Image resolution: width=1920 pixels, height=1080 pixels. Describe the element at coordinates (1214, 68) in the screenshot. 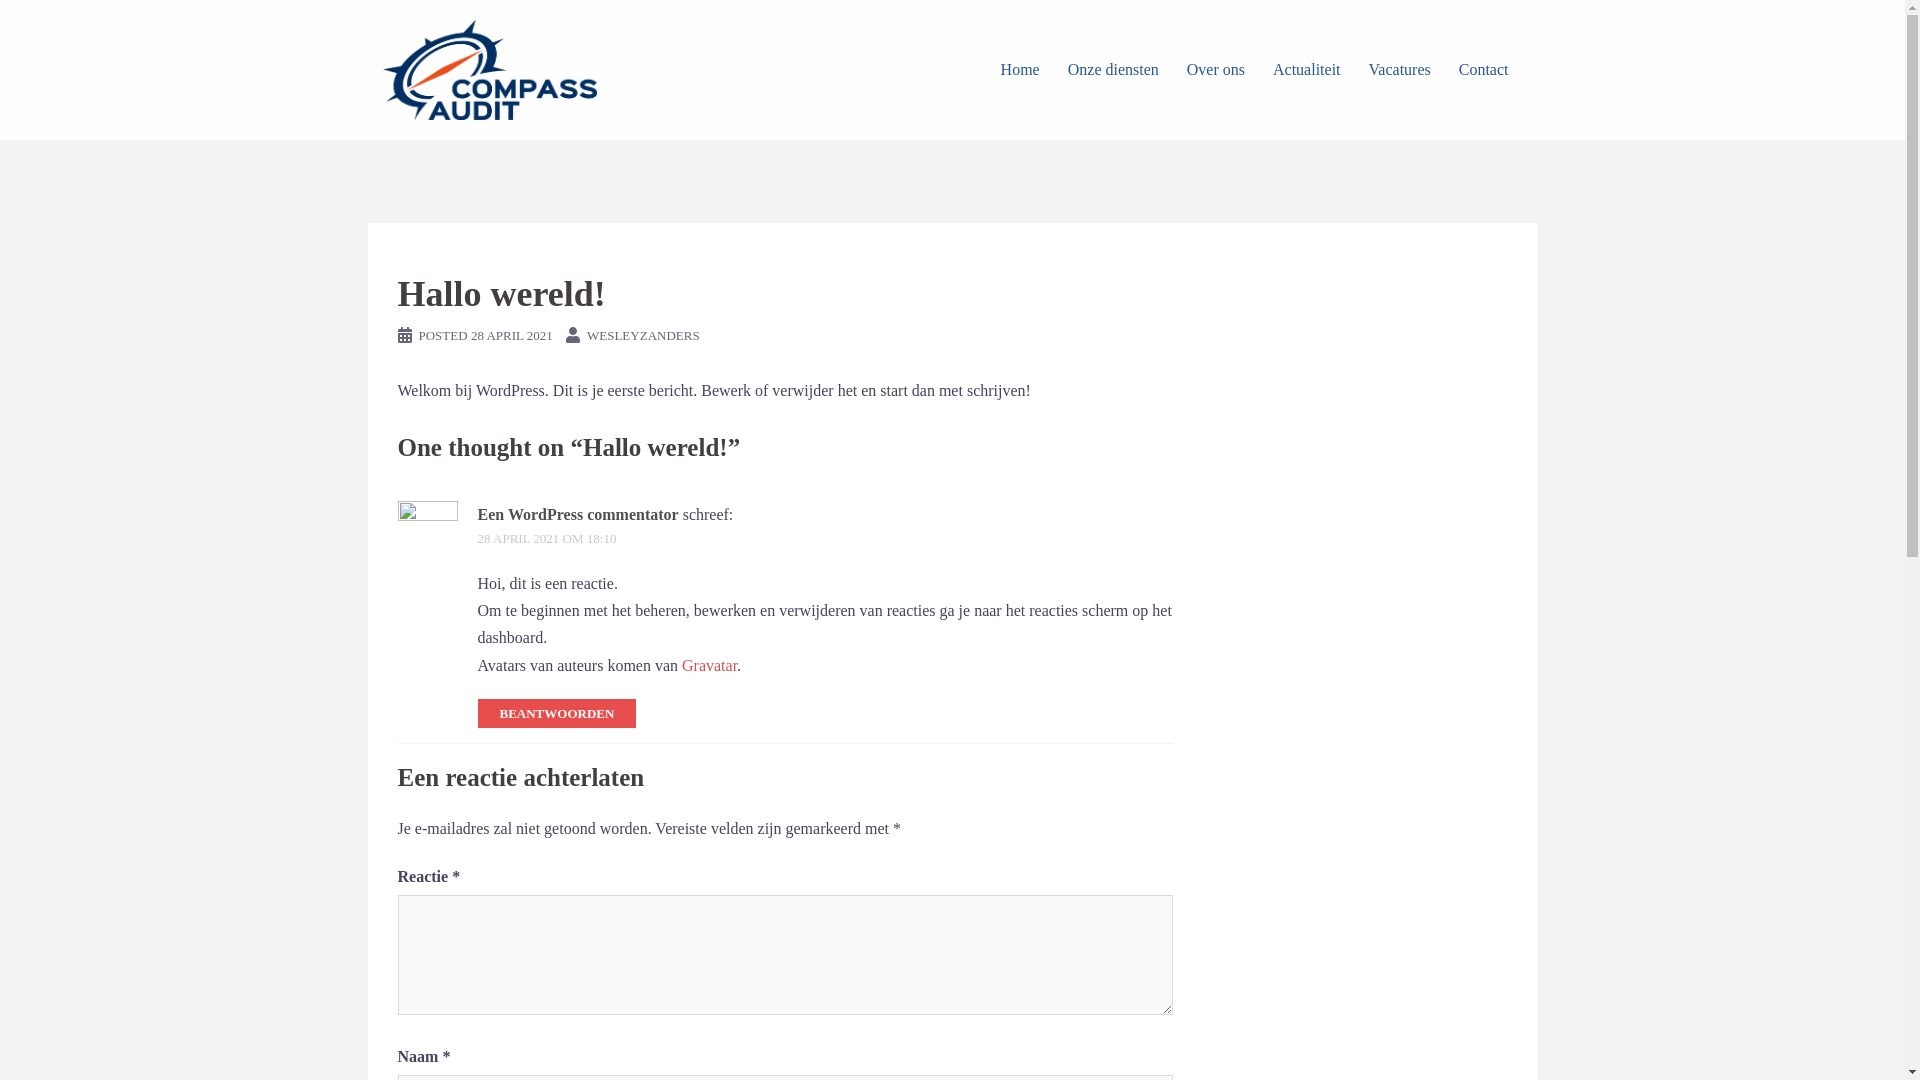

I see `'Over ons'` at that location.